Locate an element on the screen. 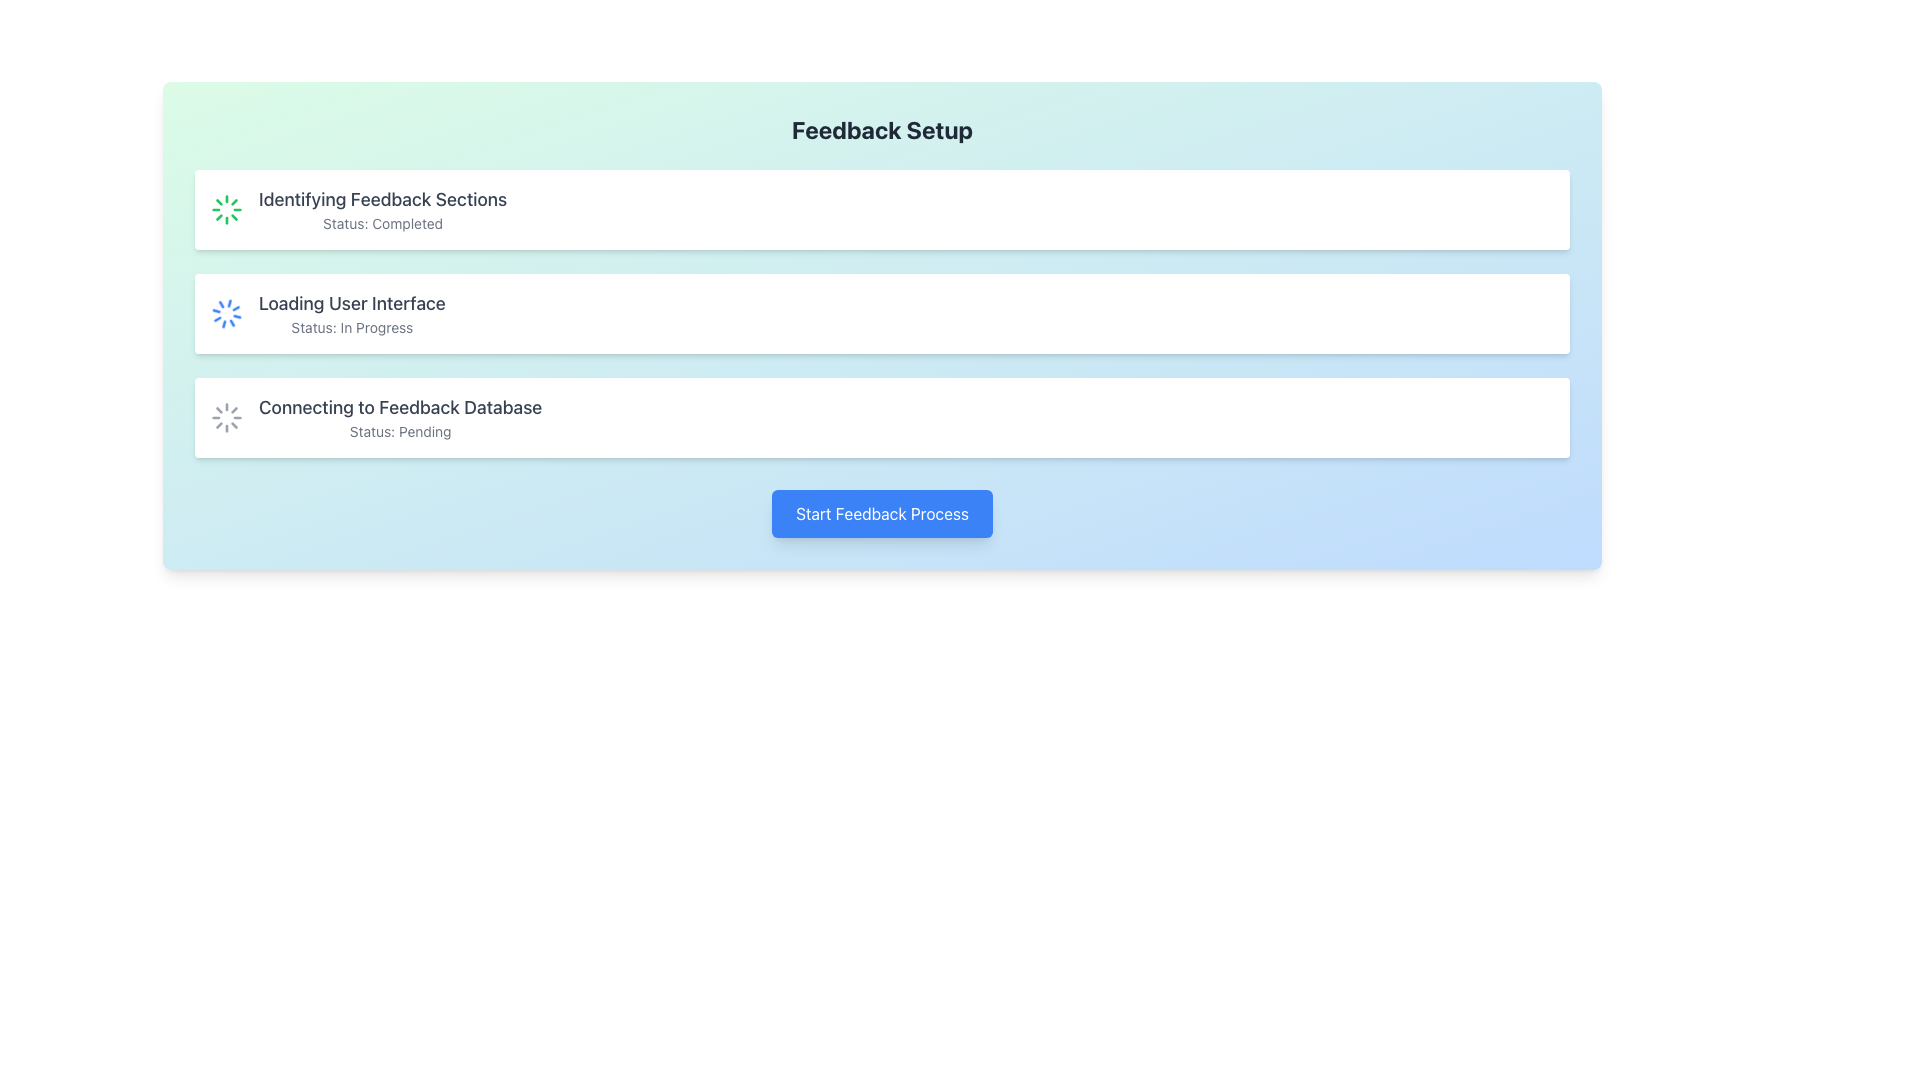 This screenshot has width=1920, height=1080. the Text label indicating the current status of the associated task or process within the 'Connecting to Feedback Database' card, located below its primary heading is located at coordinates (400, 431).